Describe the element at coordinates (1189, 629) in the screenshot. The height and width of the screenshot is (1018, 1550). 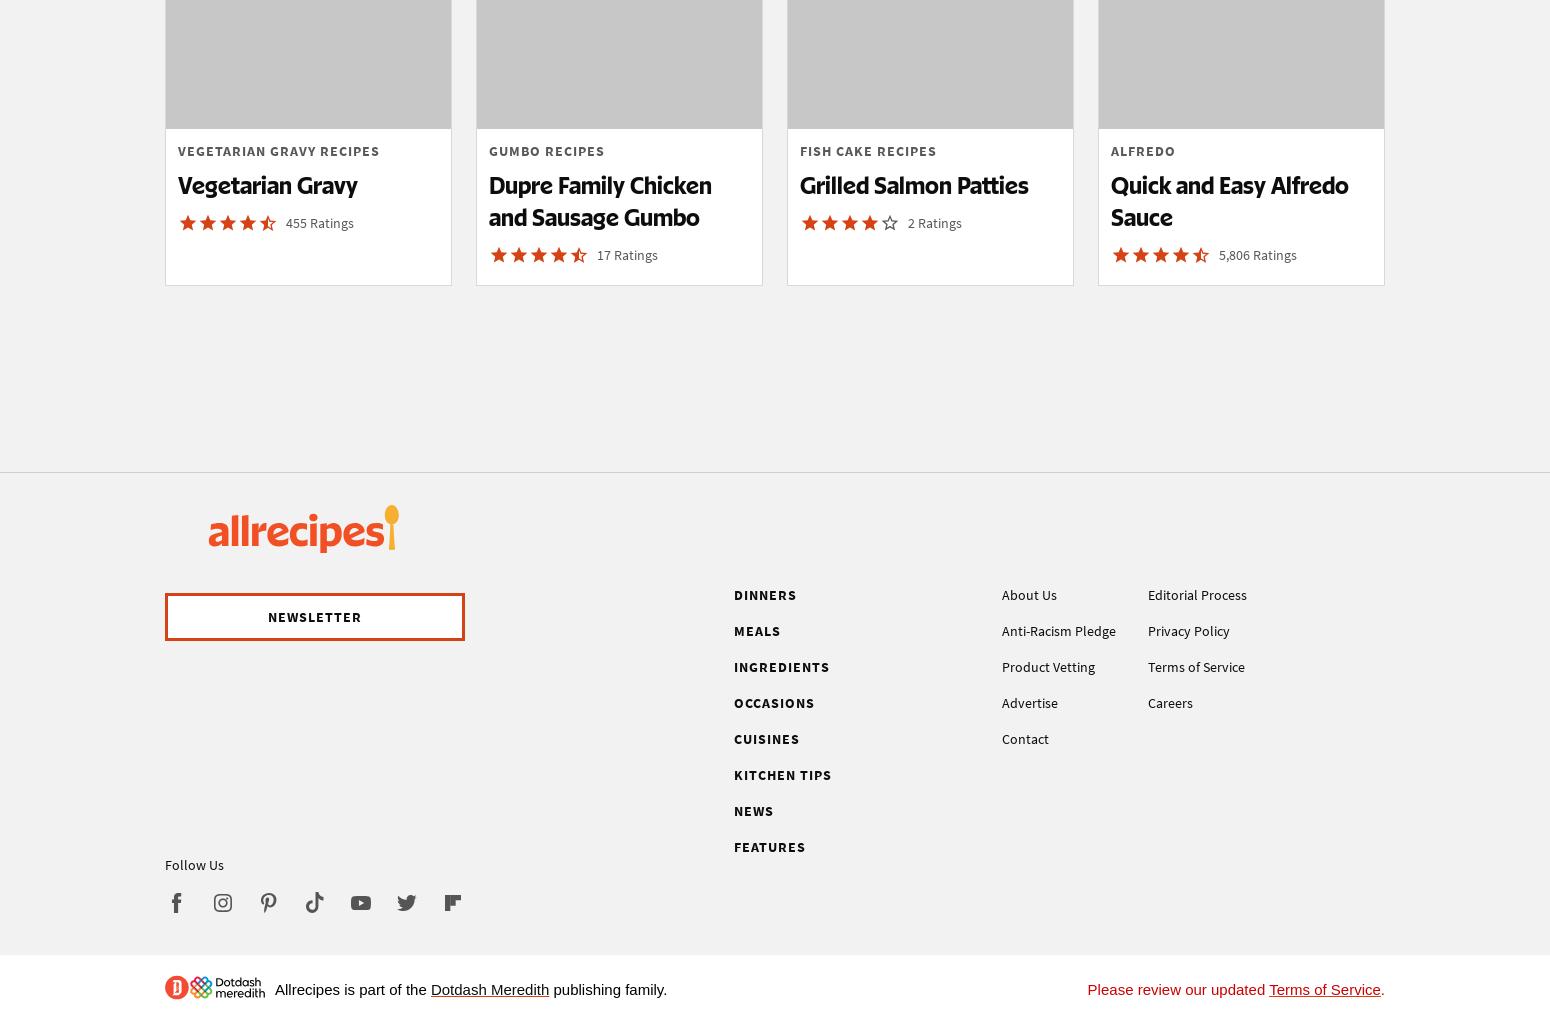
I see `'Privacy Policy'` at that location.